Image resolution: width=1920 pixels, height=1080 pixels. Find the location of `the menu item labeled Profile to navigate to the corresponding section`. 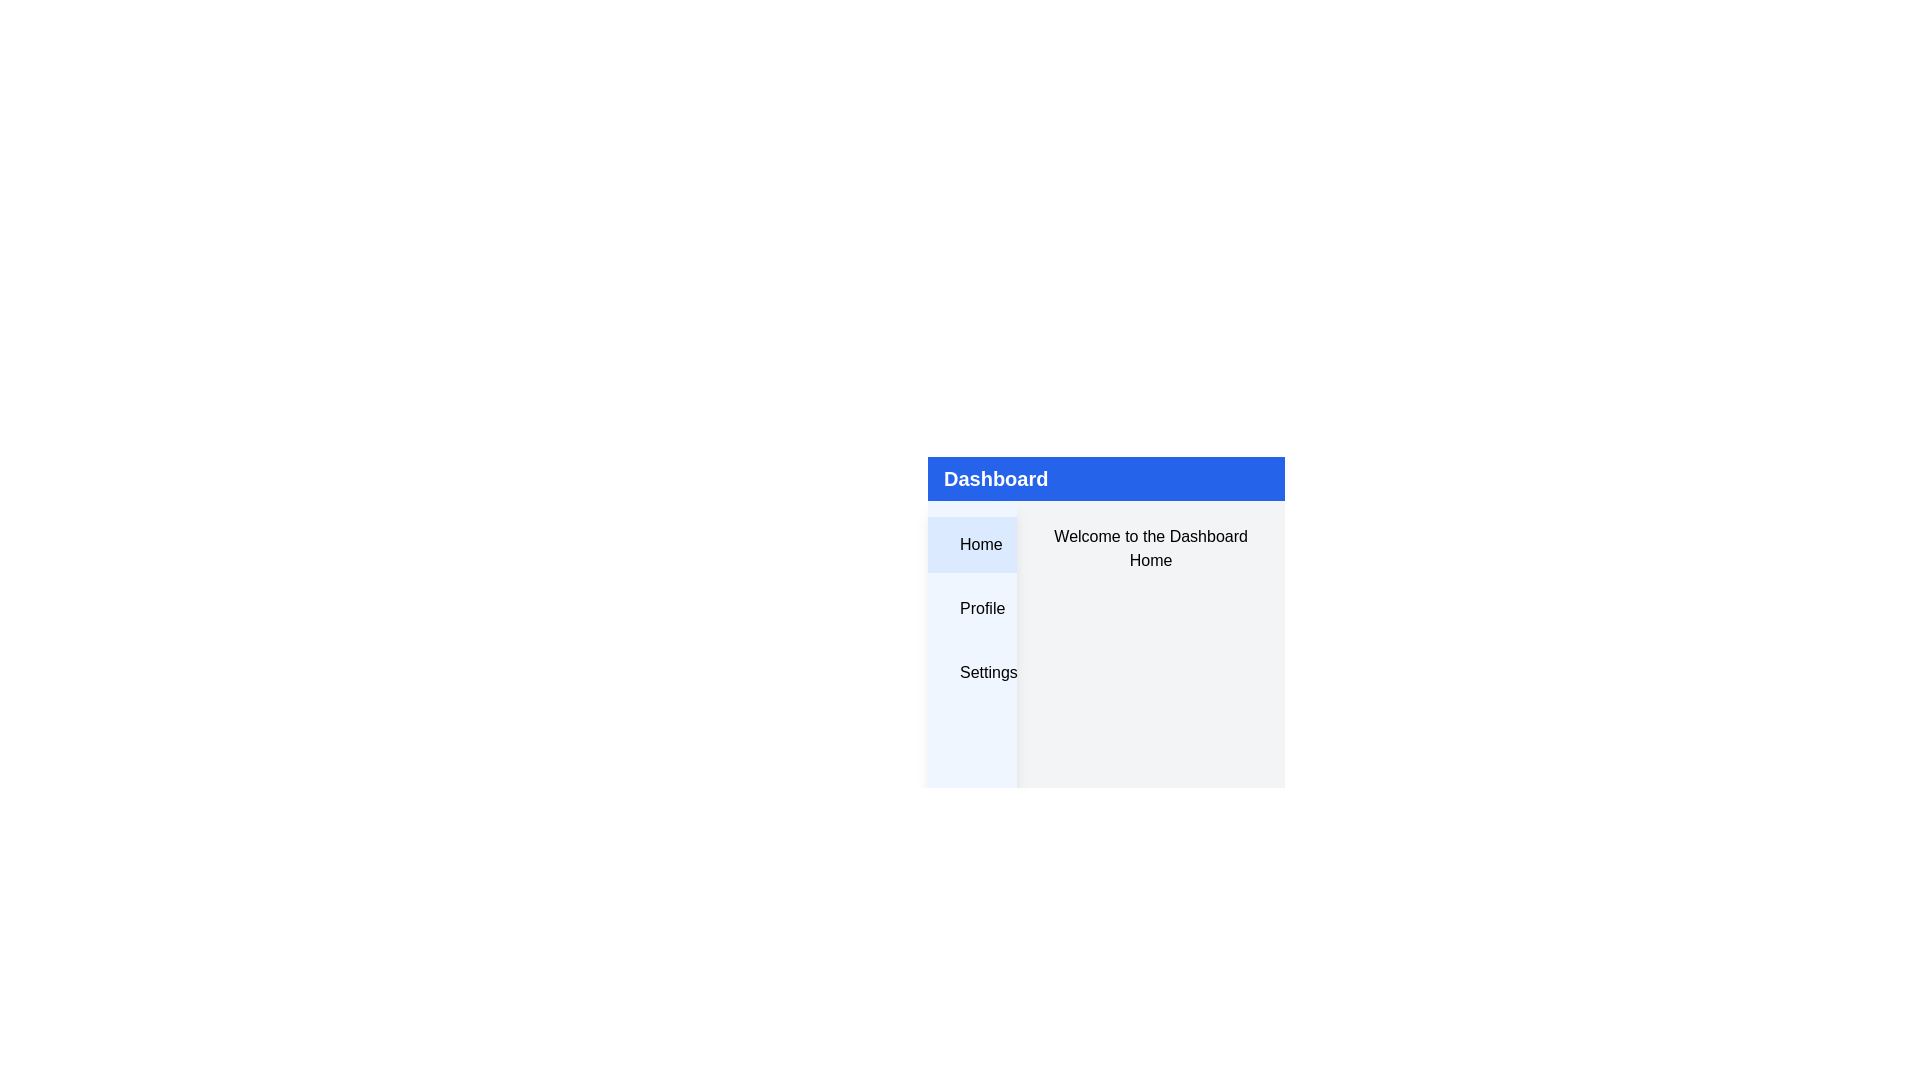

the menu item labeled Profile to navigate to the corresponding section is located at coordinates (971, 608).